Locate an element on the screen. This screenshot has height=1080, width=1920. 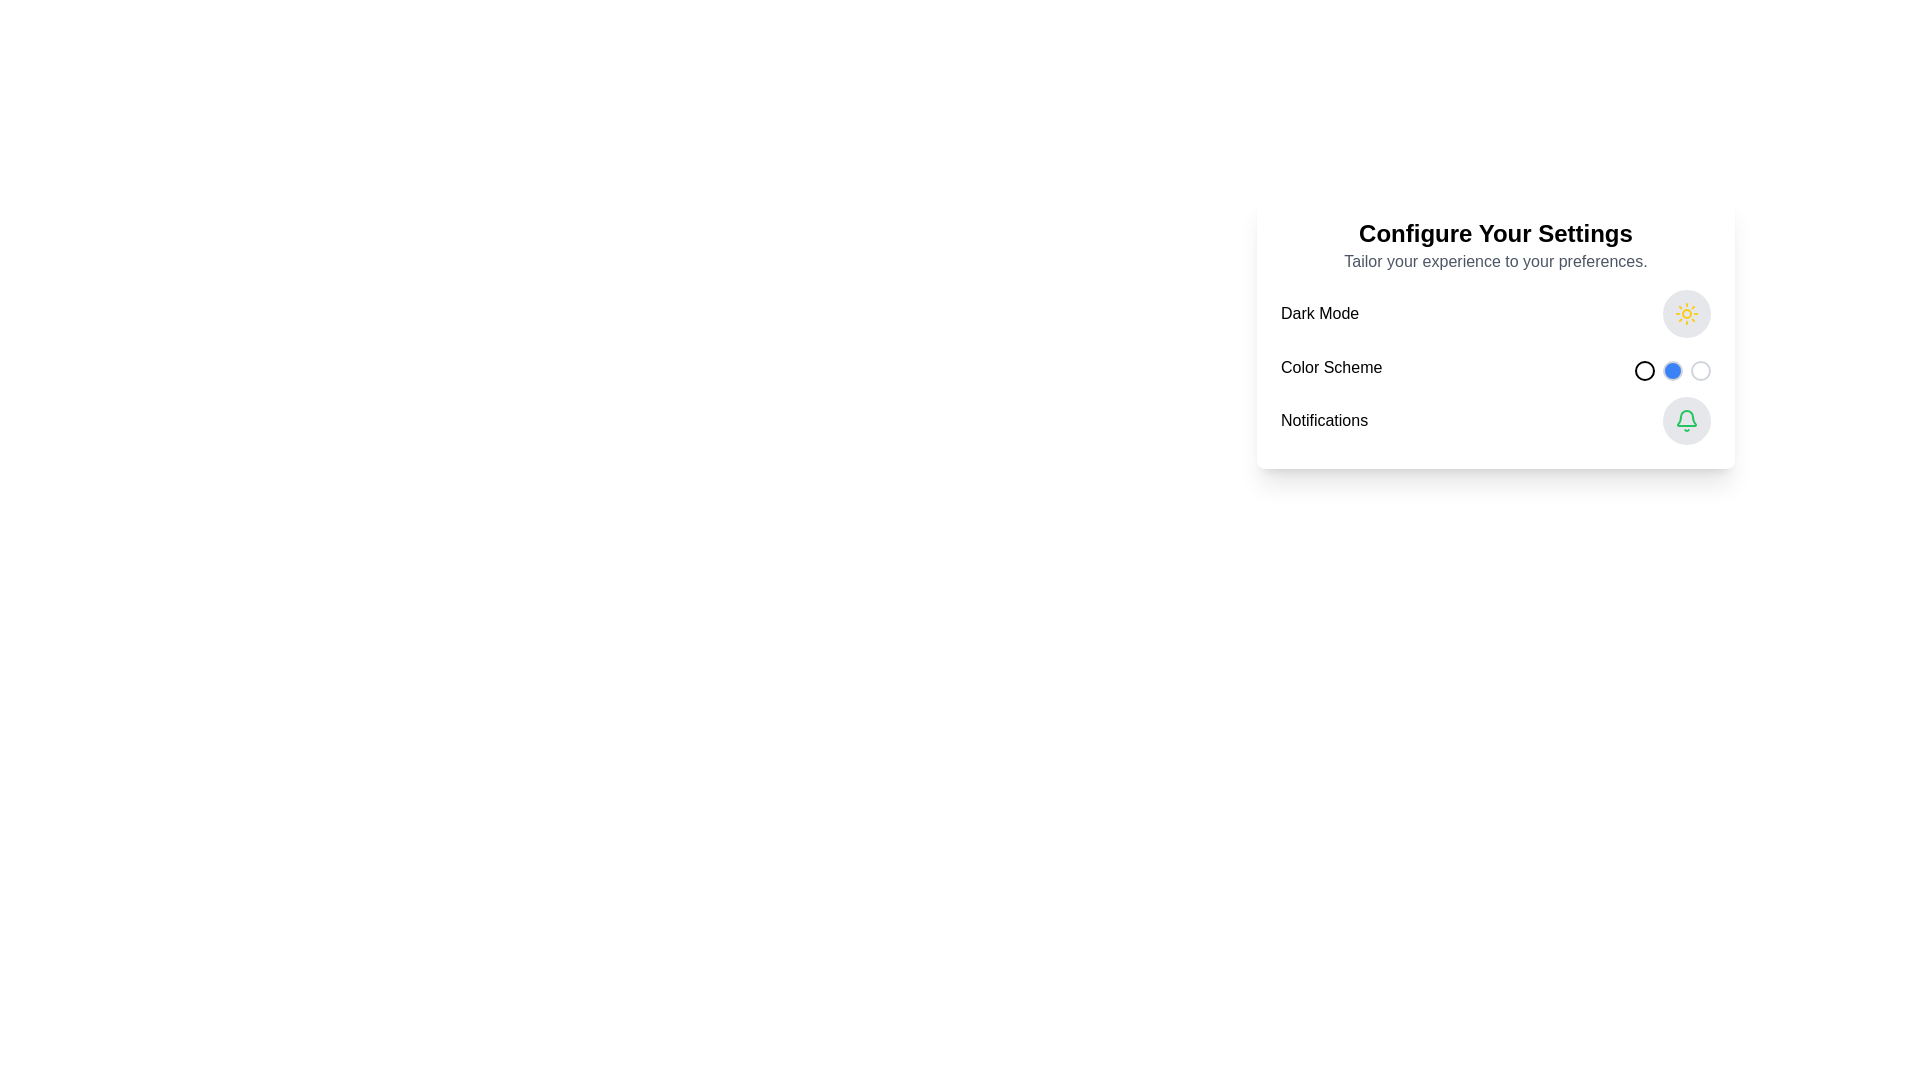
the 'Dark Mode' label element, which is styled in a medium font and located in the settings configuration segment, beneath the heading 'Configure Your Settings' is located at coordinates (1320, 313).